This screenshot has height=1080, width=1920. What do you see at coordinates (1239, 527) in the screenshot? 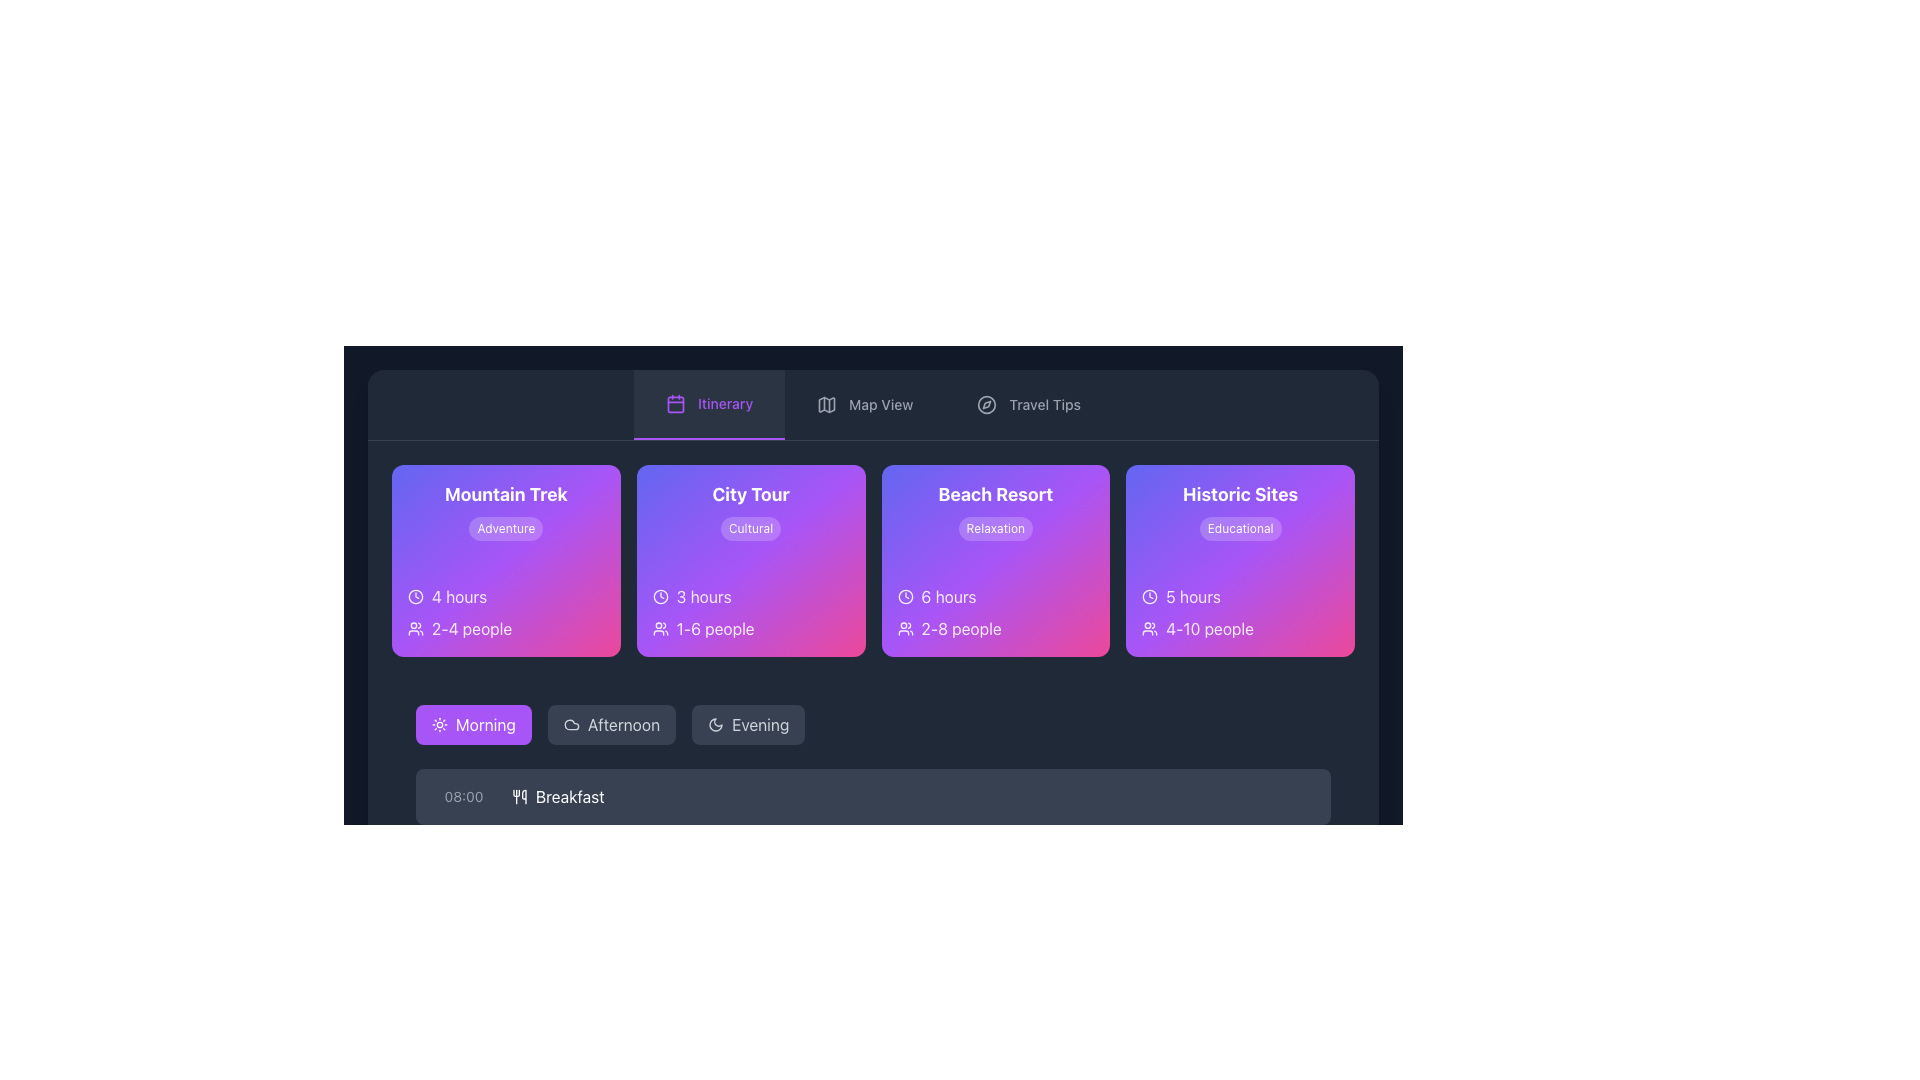
I see `the 'Educational' label located at the top-right corner of the 'Historic Sites' card` at bounding box center [1239, 527].